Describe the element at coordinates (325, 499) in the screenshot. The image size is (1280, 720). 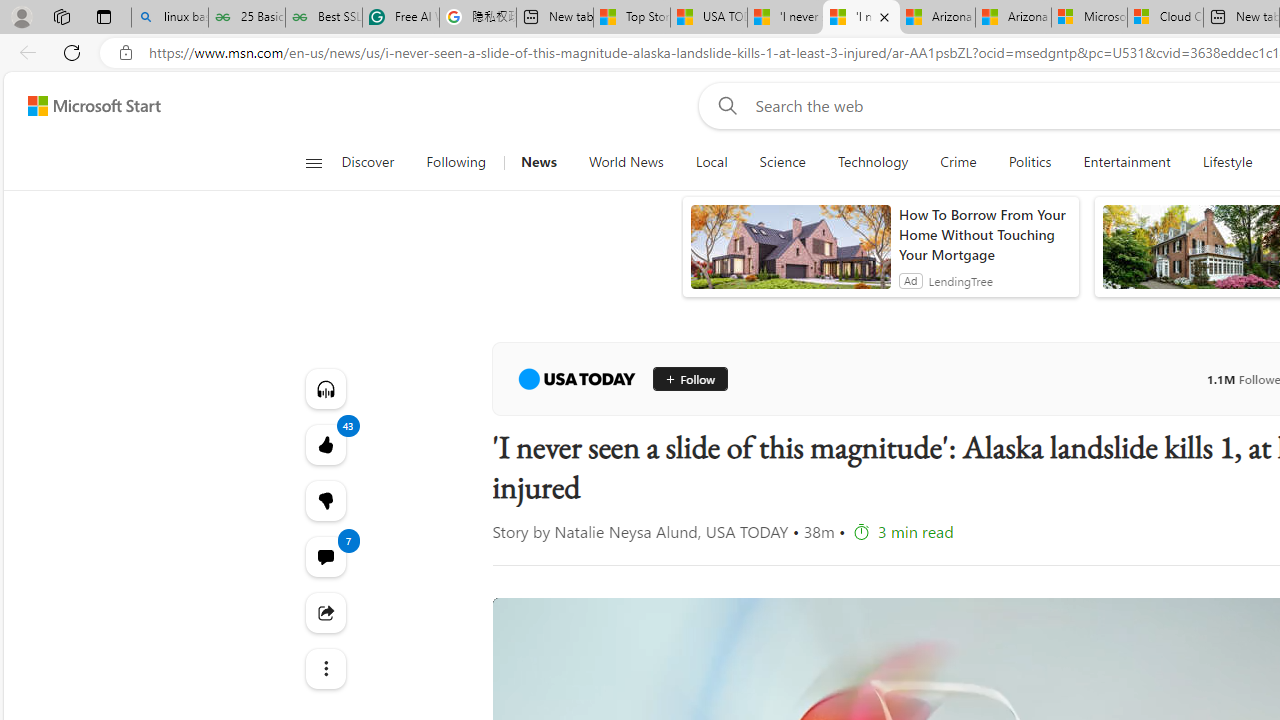
I see `'43'` at that location.